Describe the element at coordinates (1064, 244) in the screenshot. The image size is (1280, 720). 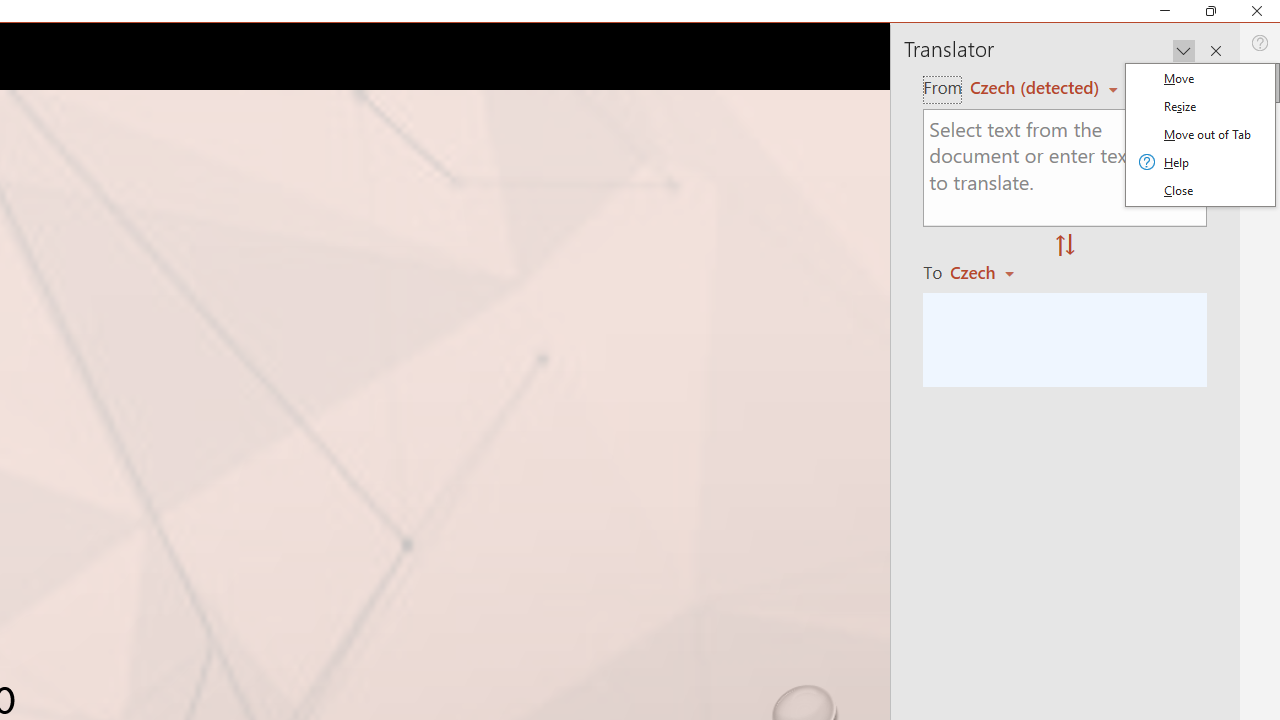
I see `'Swap "from" and "to" languages.'` at that location.